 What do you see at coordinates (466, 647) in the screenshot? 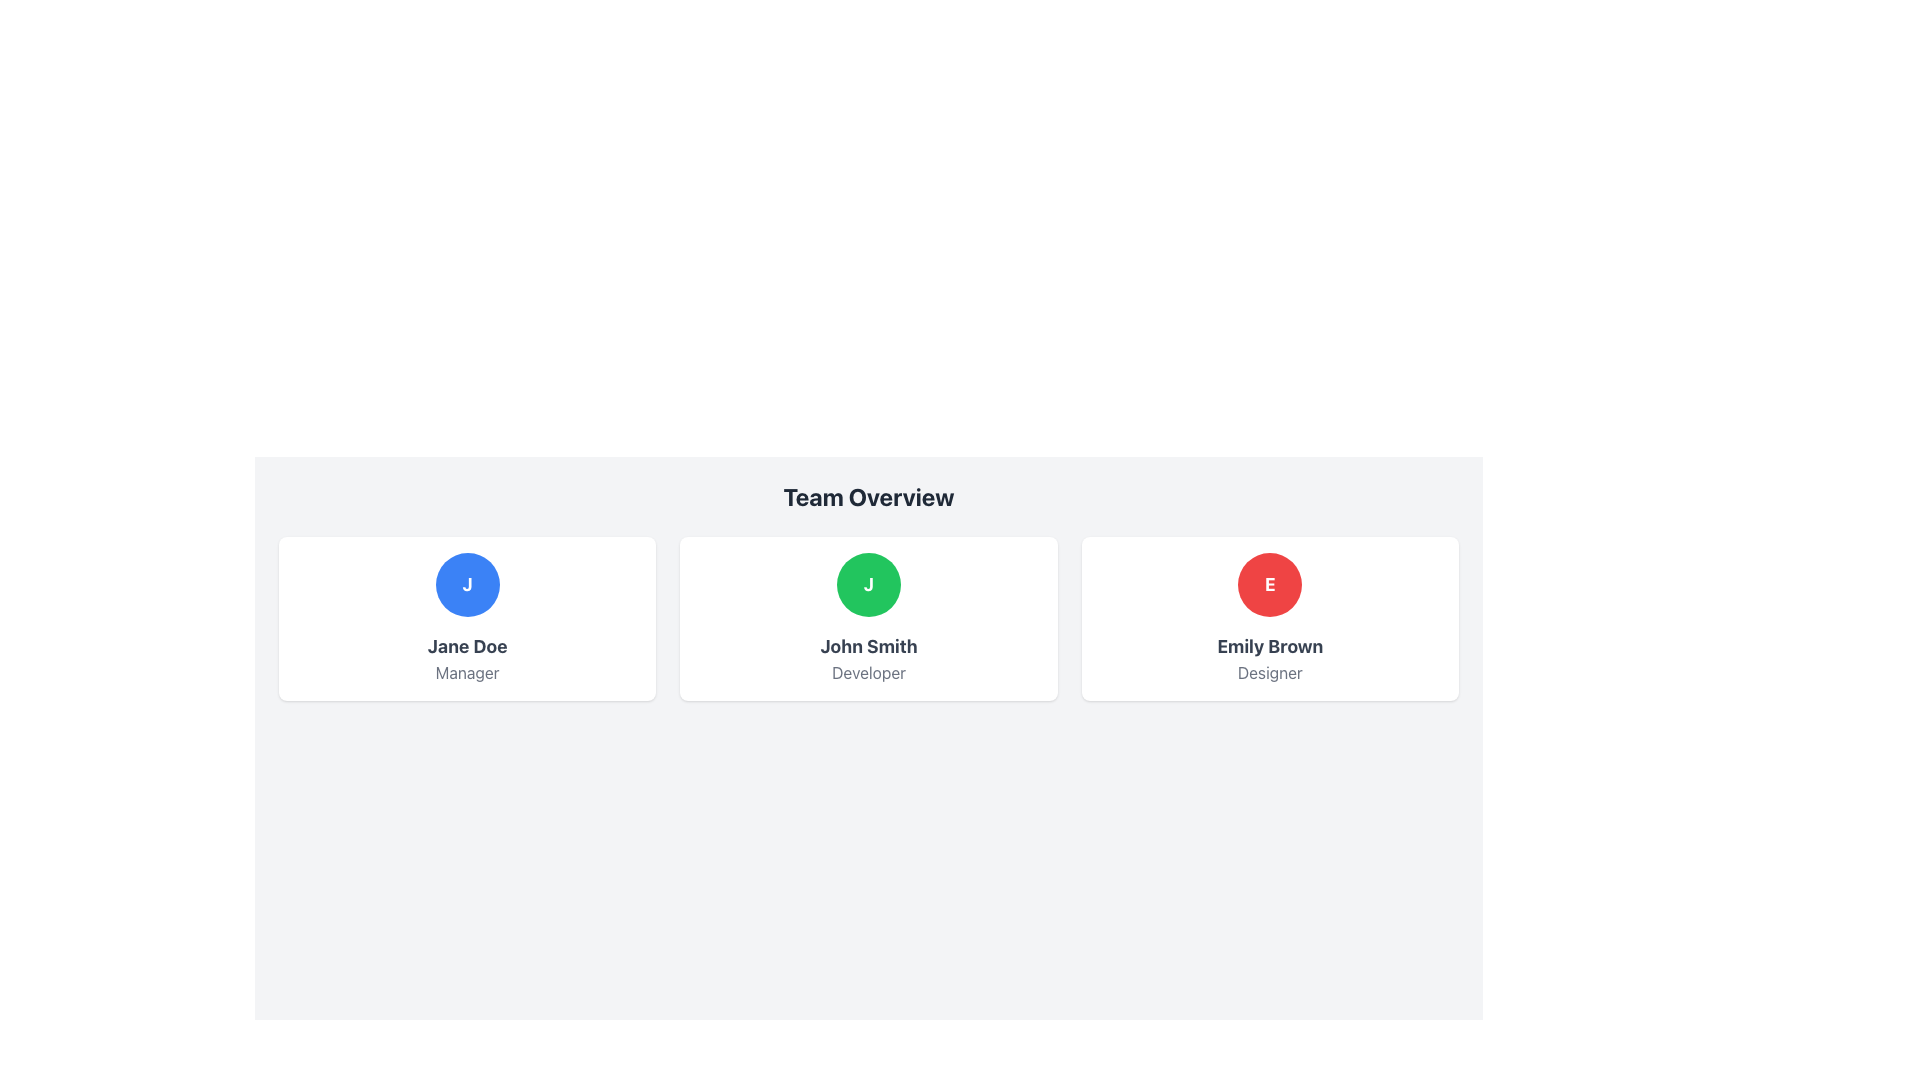
I see `the 'Jane Doe' text label displayed in bold font, positioned below a blue circular icon and above a smaller text element reading 'Manager'` at bounding box center [466, 647].